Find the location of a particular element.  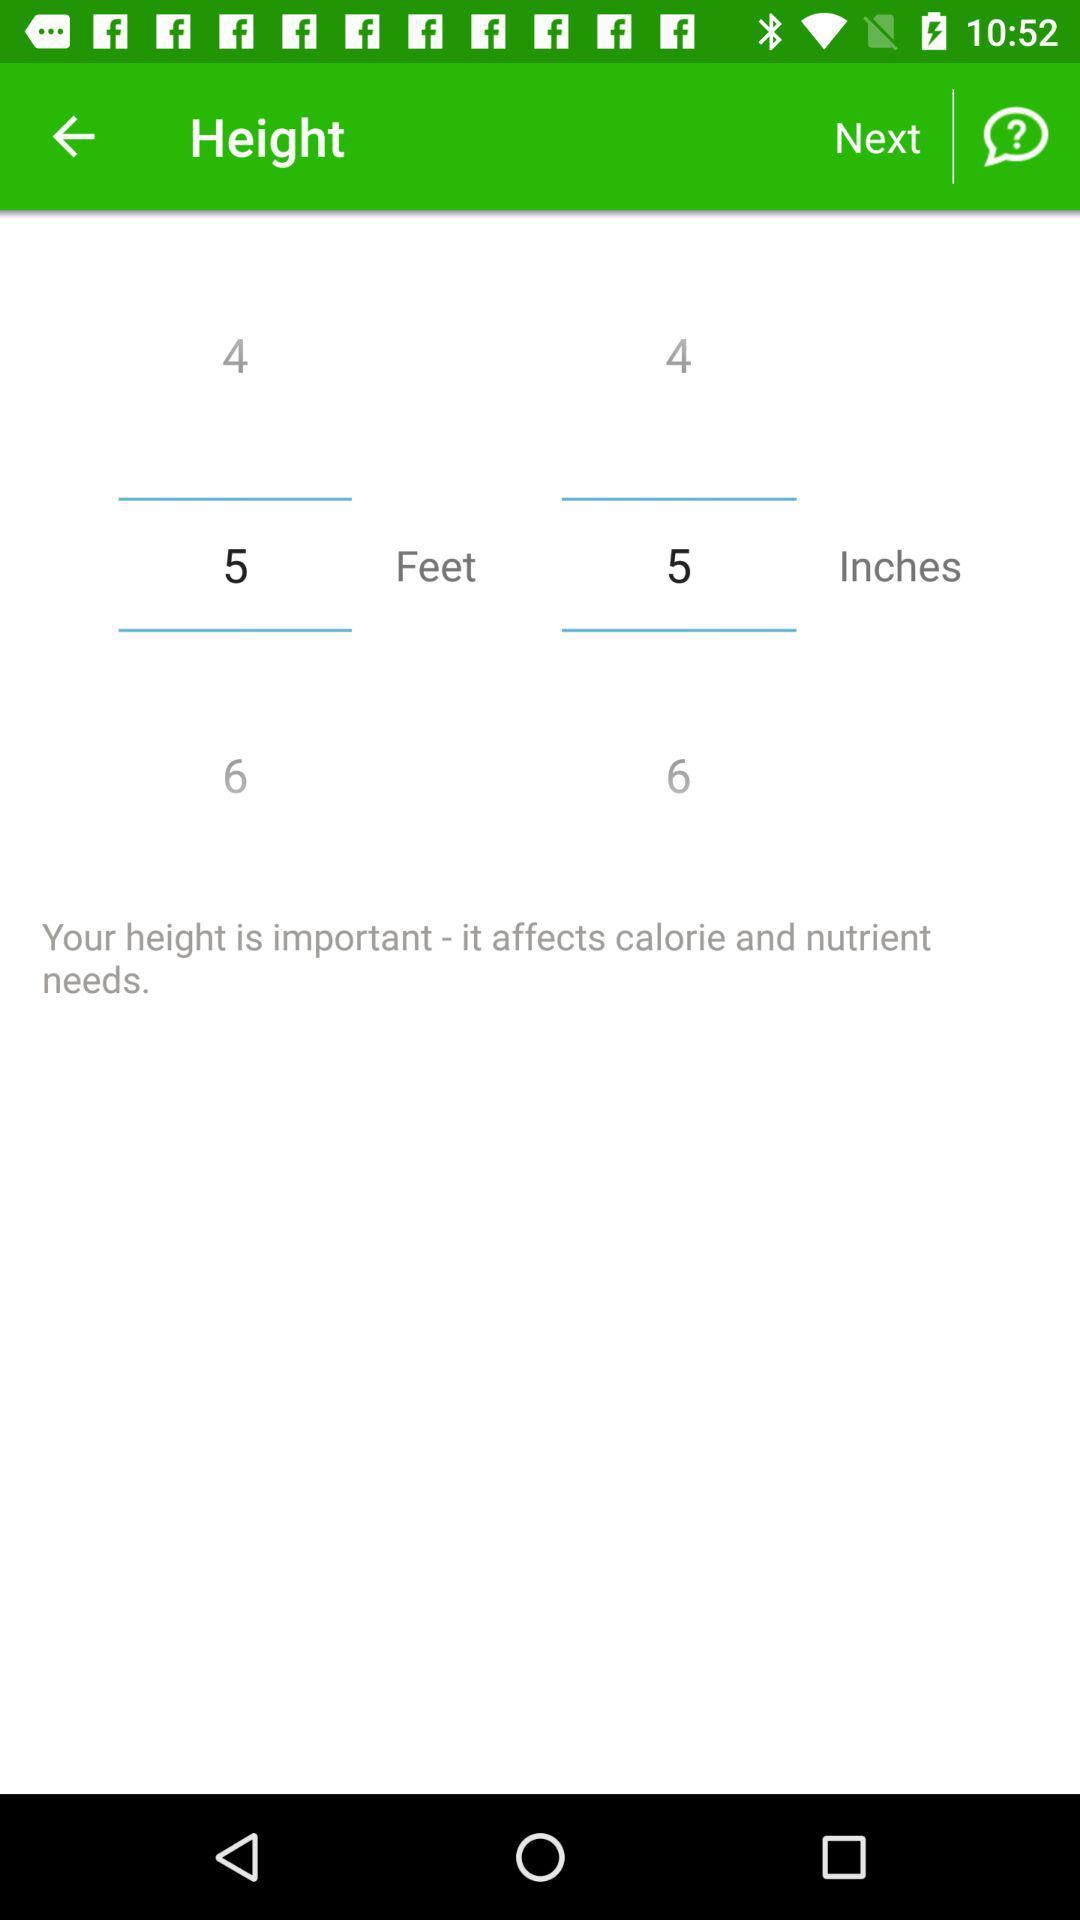

item to the left of height is located at coordinates (72, 135).